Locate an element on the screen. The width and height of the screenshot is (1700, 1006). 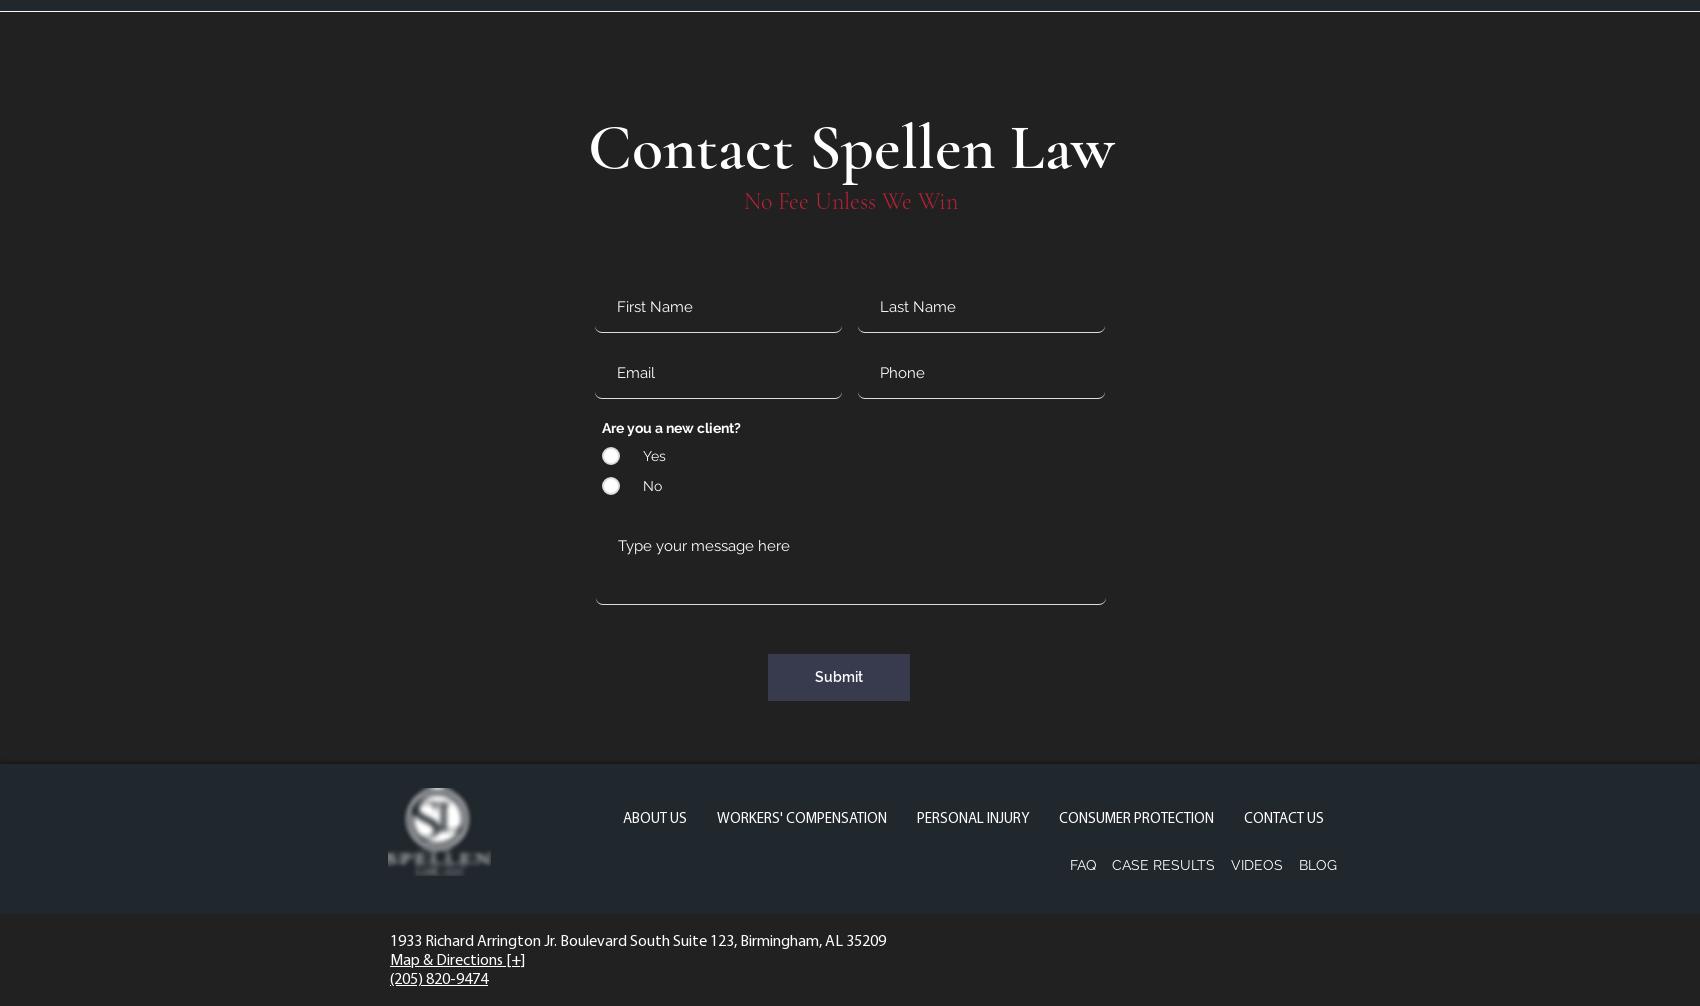
'CONTACT US' is located at coordinates (1243, 818).